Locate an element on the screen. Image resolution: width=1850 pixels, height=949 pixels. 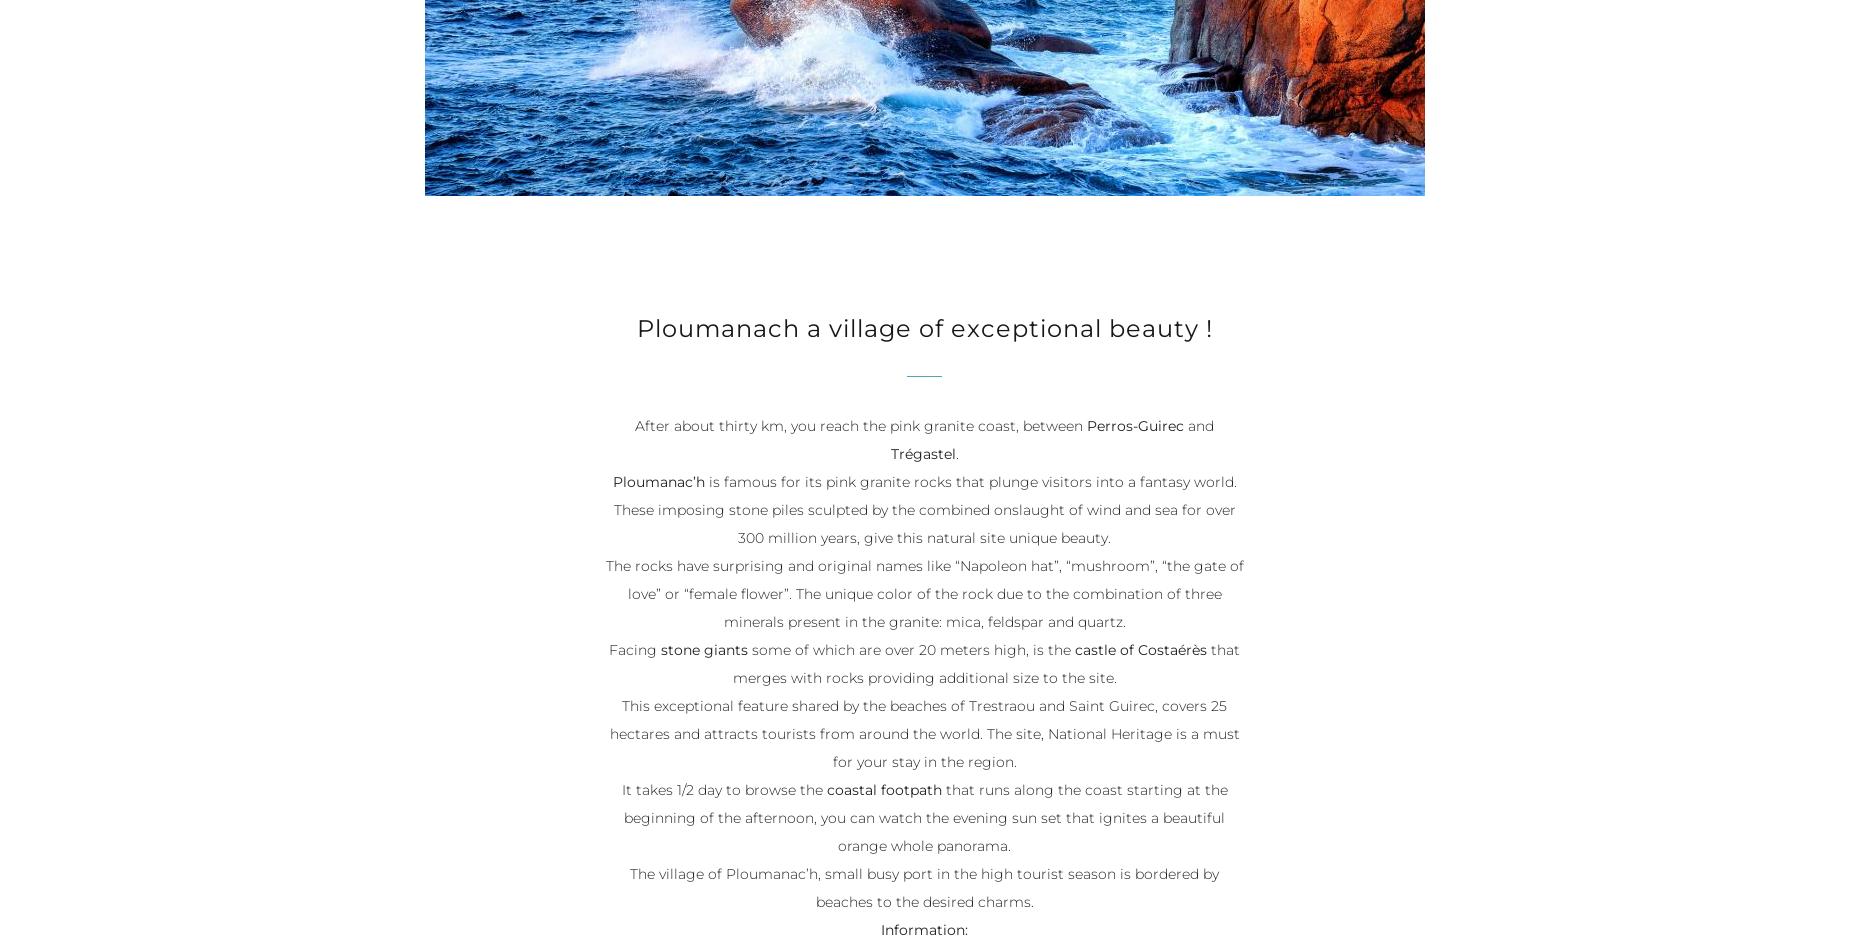
'castle of Costaérès' is located at coordinates (1140, 651).